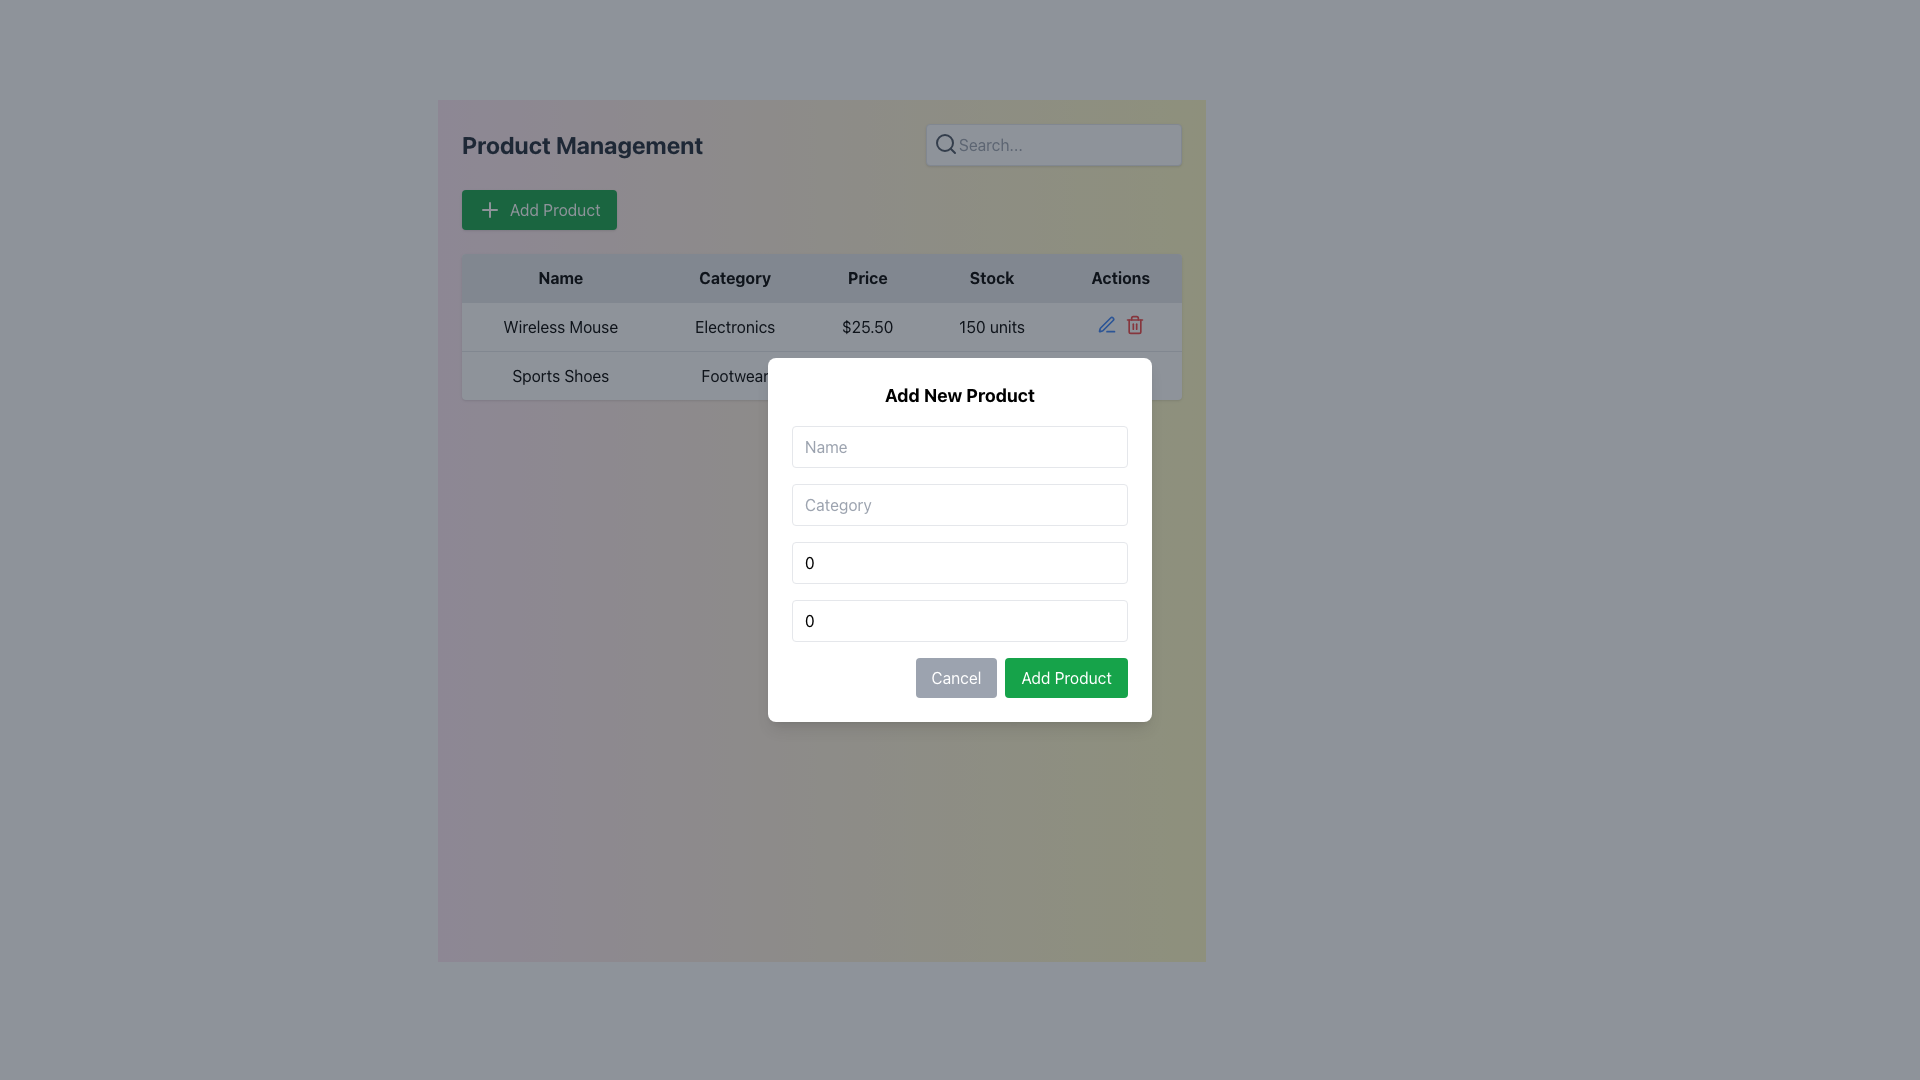 This screenshot has height=1080, width=1920. I want to click on the green 'Add Product' button that contains the icon to initiate the process of adding a new product, so click(489, 209).